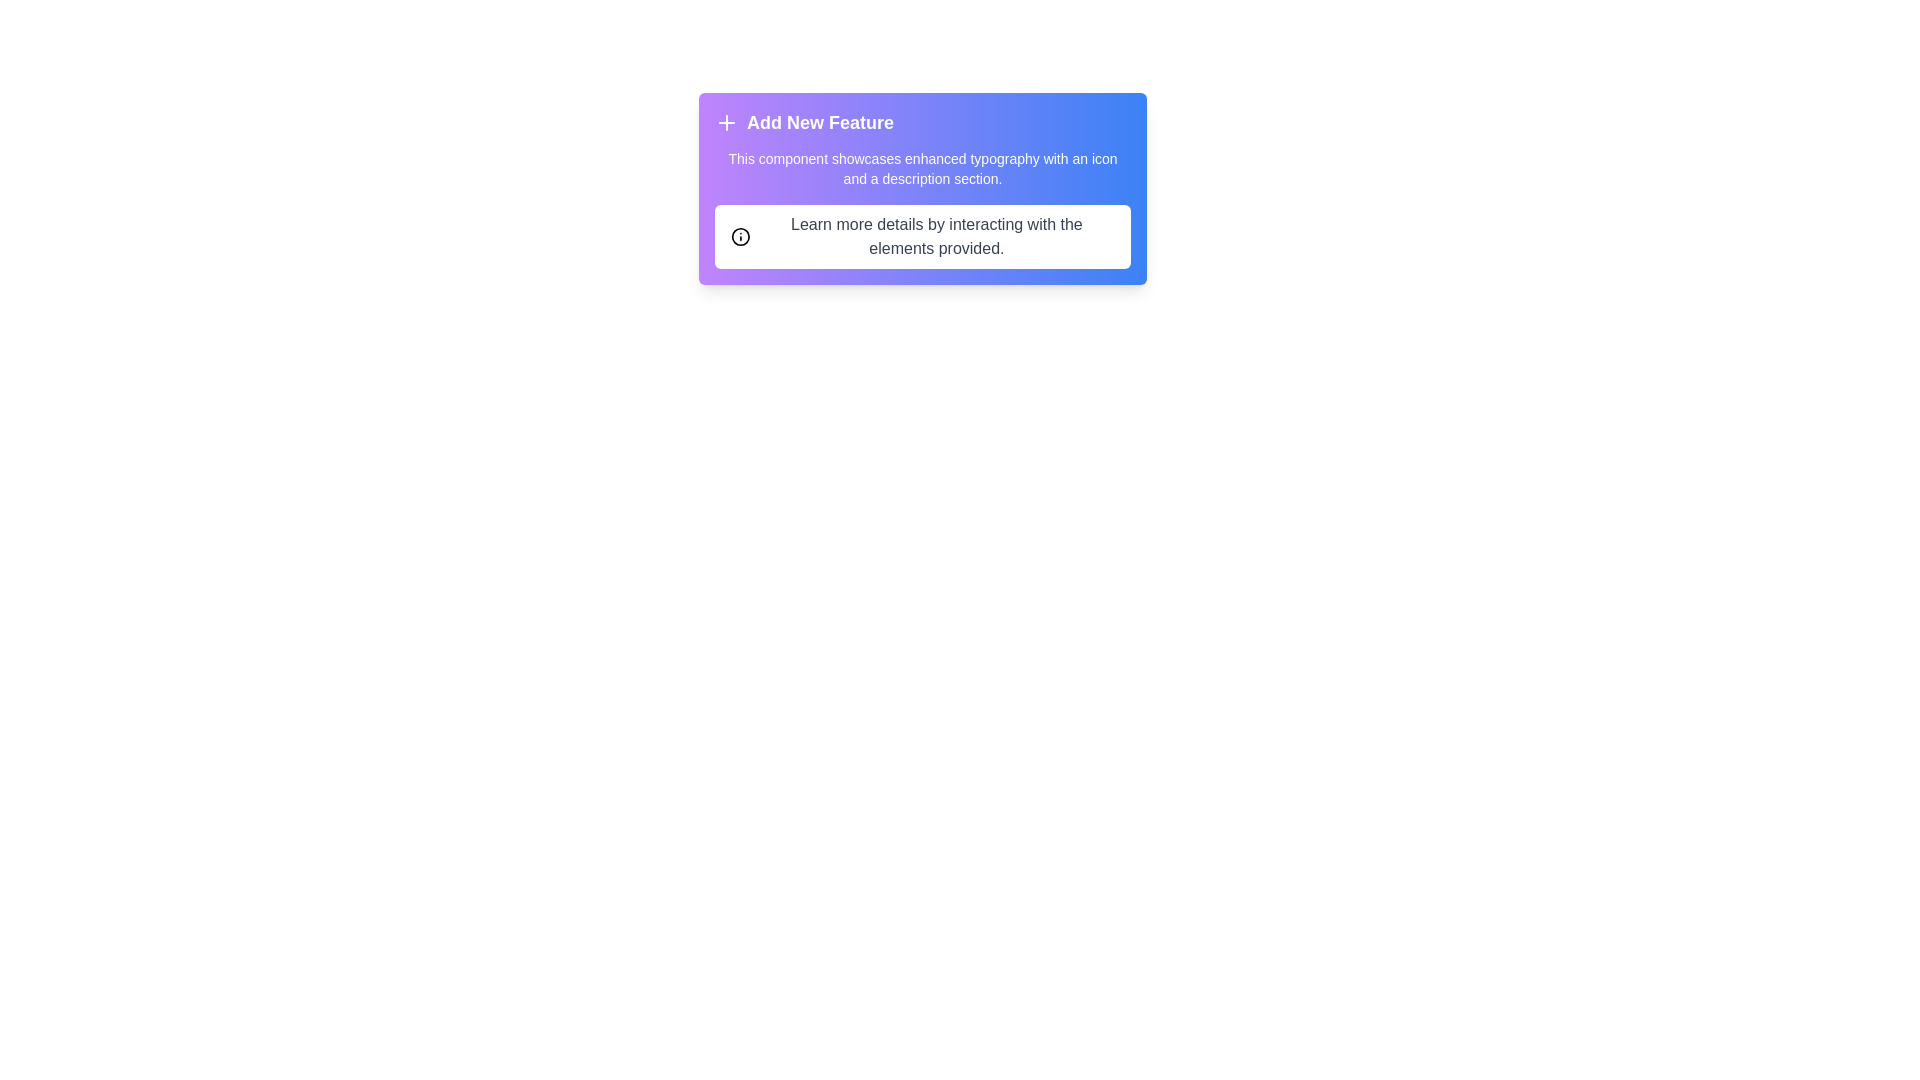 The width and height of the screenshot is (1920, 1080). Describe the element at coordinates (739, 235) in the screenshot. I see `the informational icon located at the beginning of the text area that prompts users to learn more details by interacting with the elements provided` at that location.